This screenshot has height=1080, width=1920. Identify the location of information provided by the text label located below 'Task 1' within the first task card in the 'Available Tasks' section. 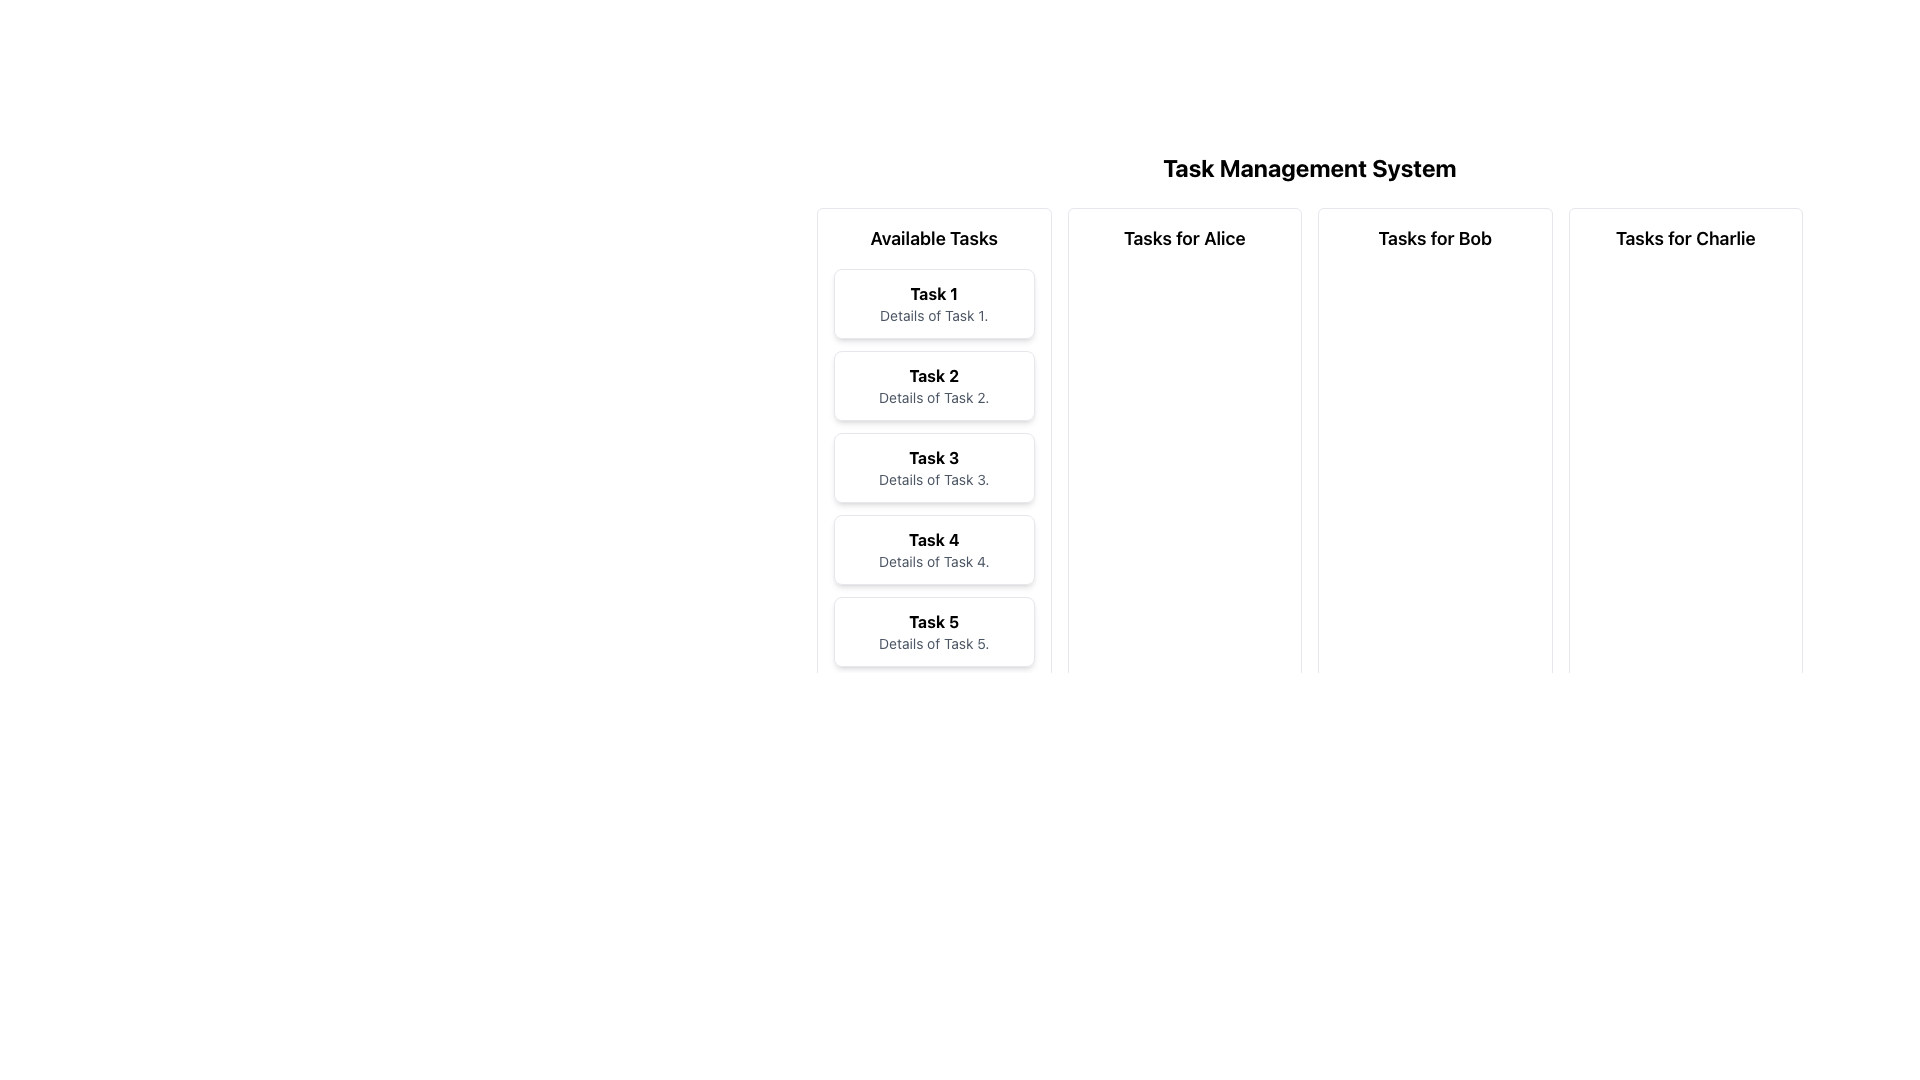
(933, 315).